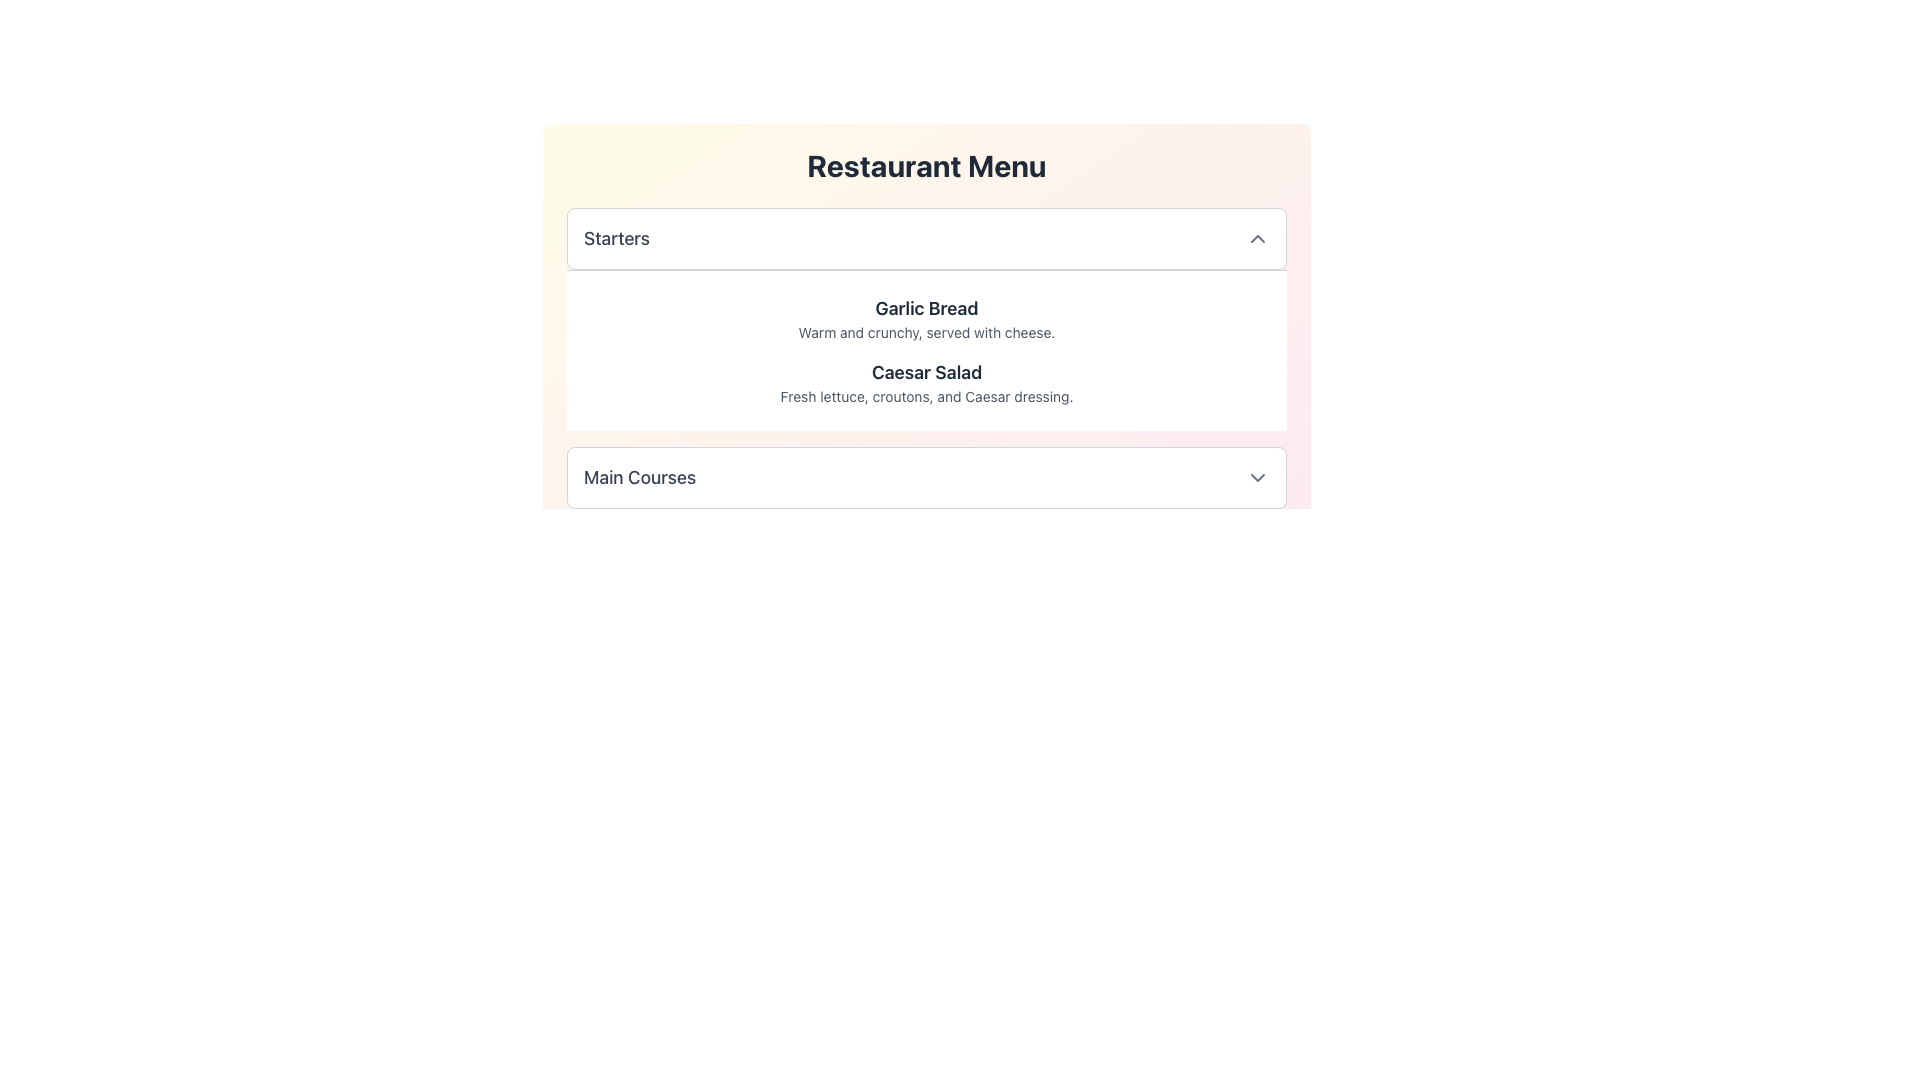 The height and width of the screenshot is (1080, 1920). Describe the element at coordinates (640, 478) in the screenshot. I see `label for the menu category 'Main Courses', which indicates the section's contents and is used for interacting with the collapsible menu` at that location.